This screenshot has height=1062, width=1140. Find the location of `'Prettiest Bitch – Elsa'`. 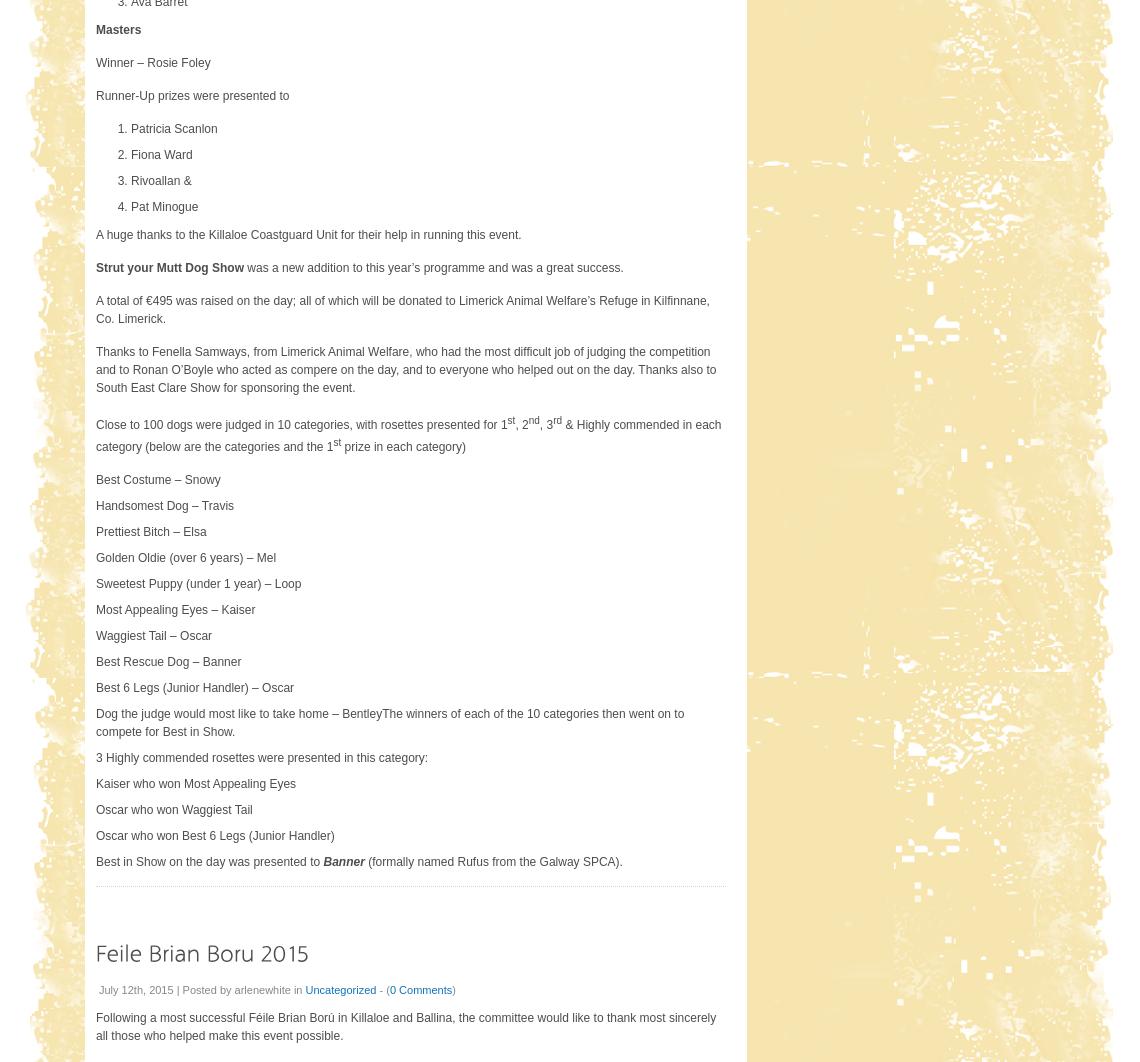

'Prettiest Bitch – Elsa' is located at coordinates (151, 531).